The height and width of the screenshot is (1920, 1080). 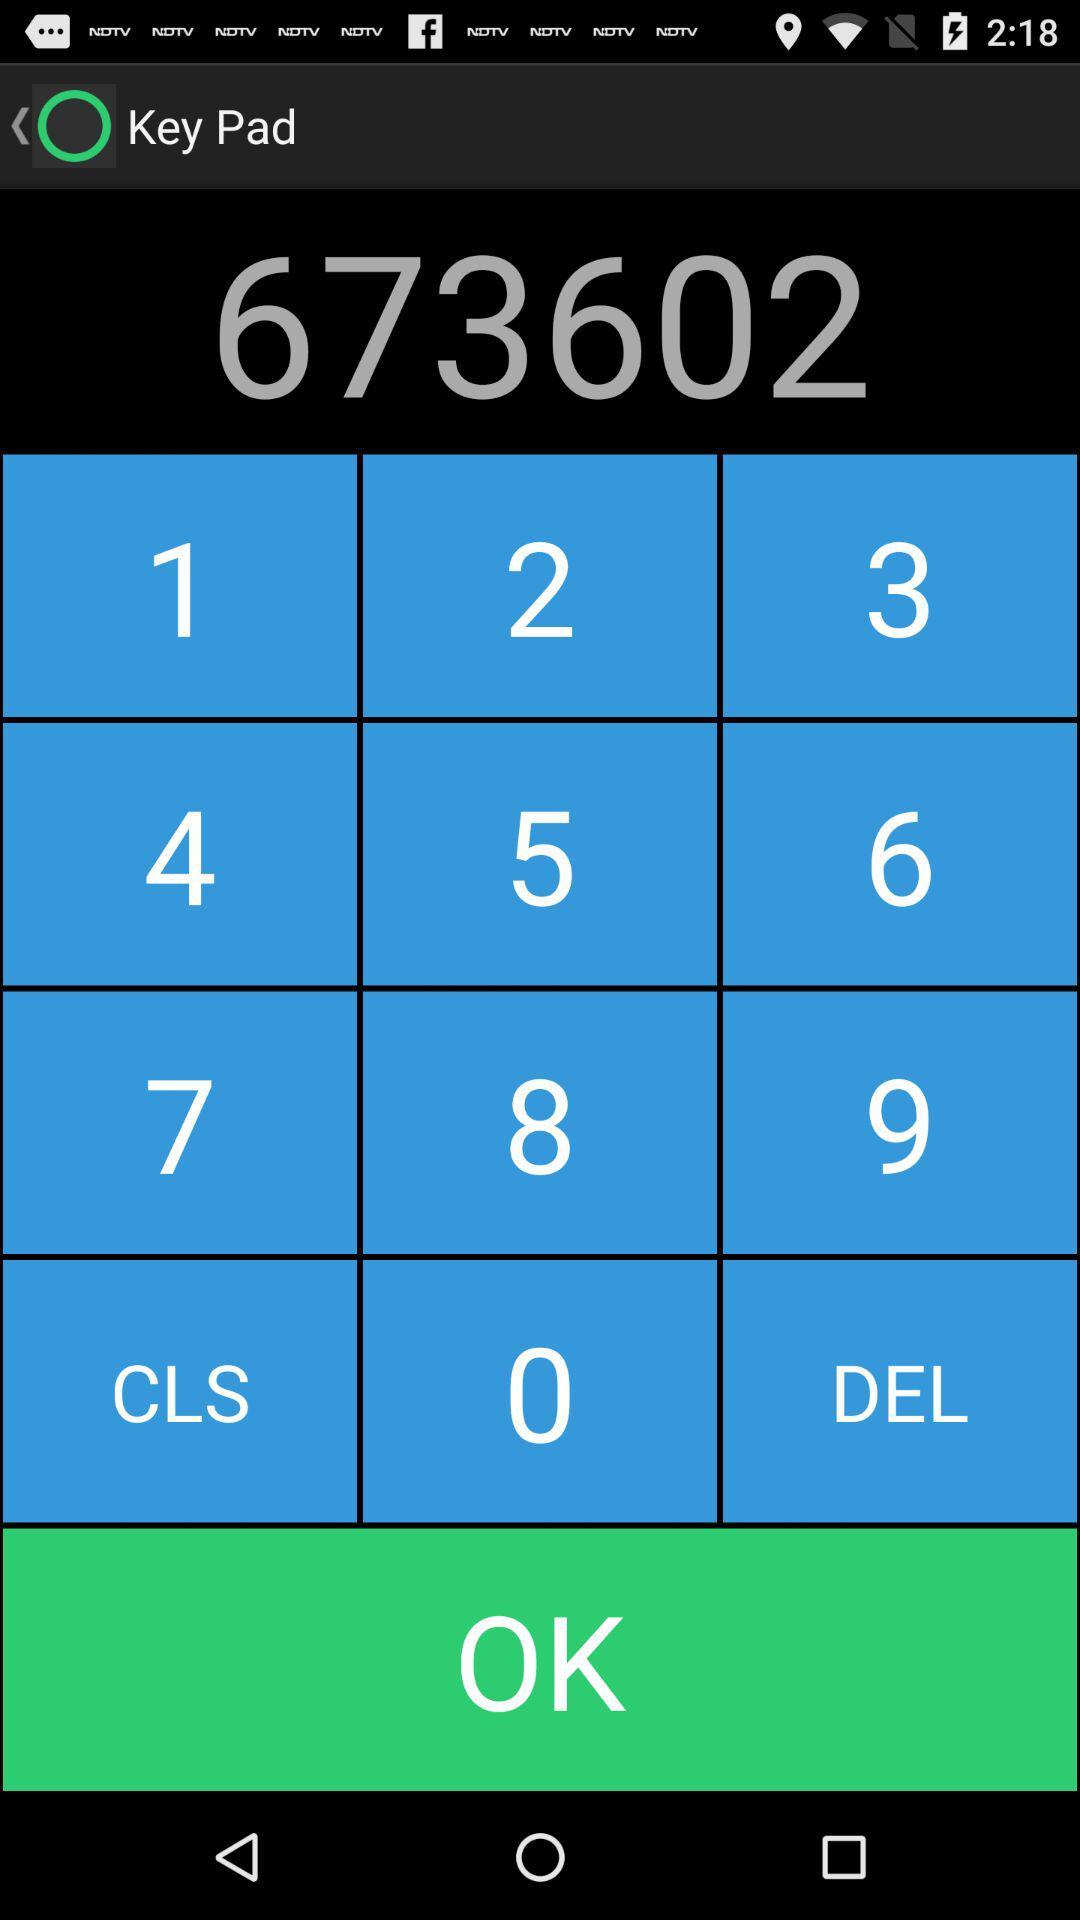 I want to click on the button next to the 8 item, so click(x=180, y=1390).